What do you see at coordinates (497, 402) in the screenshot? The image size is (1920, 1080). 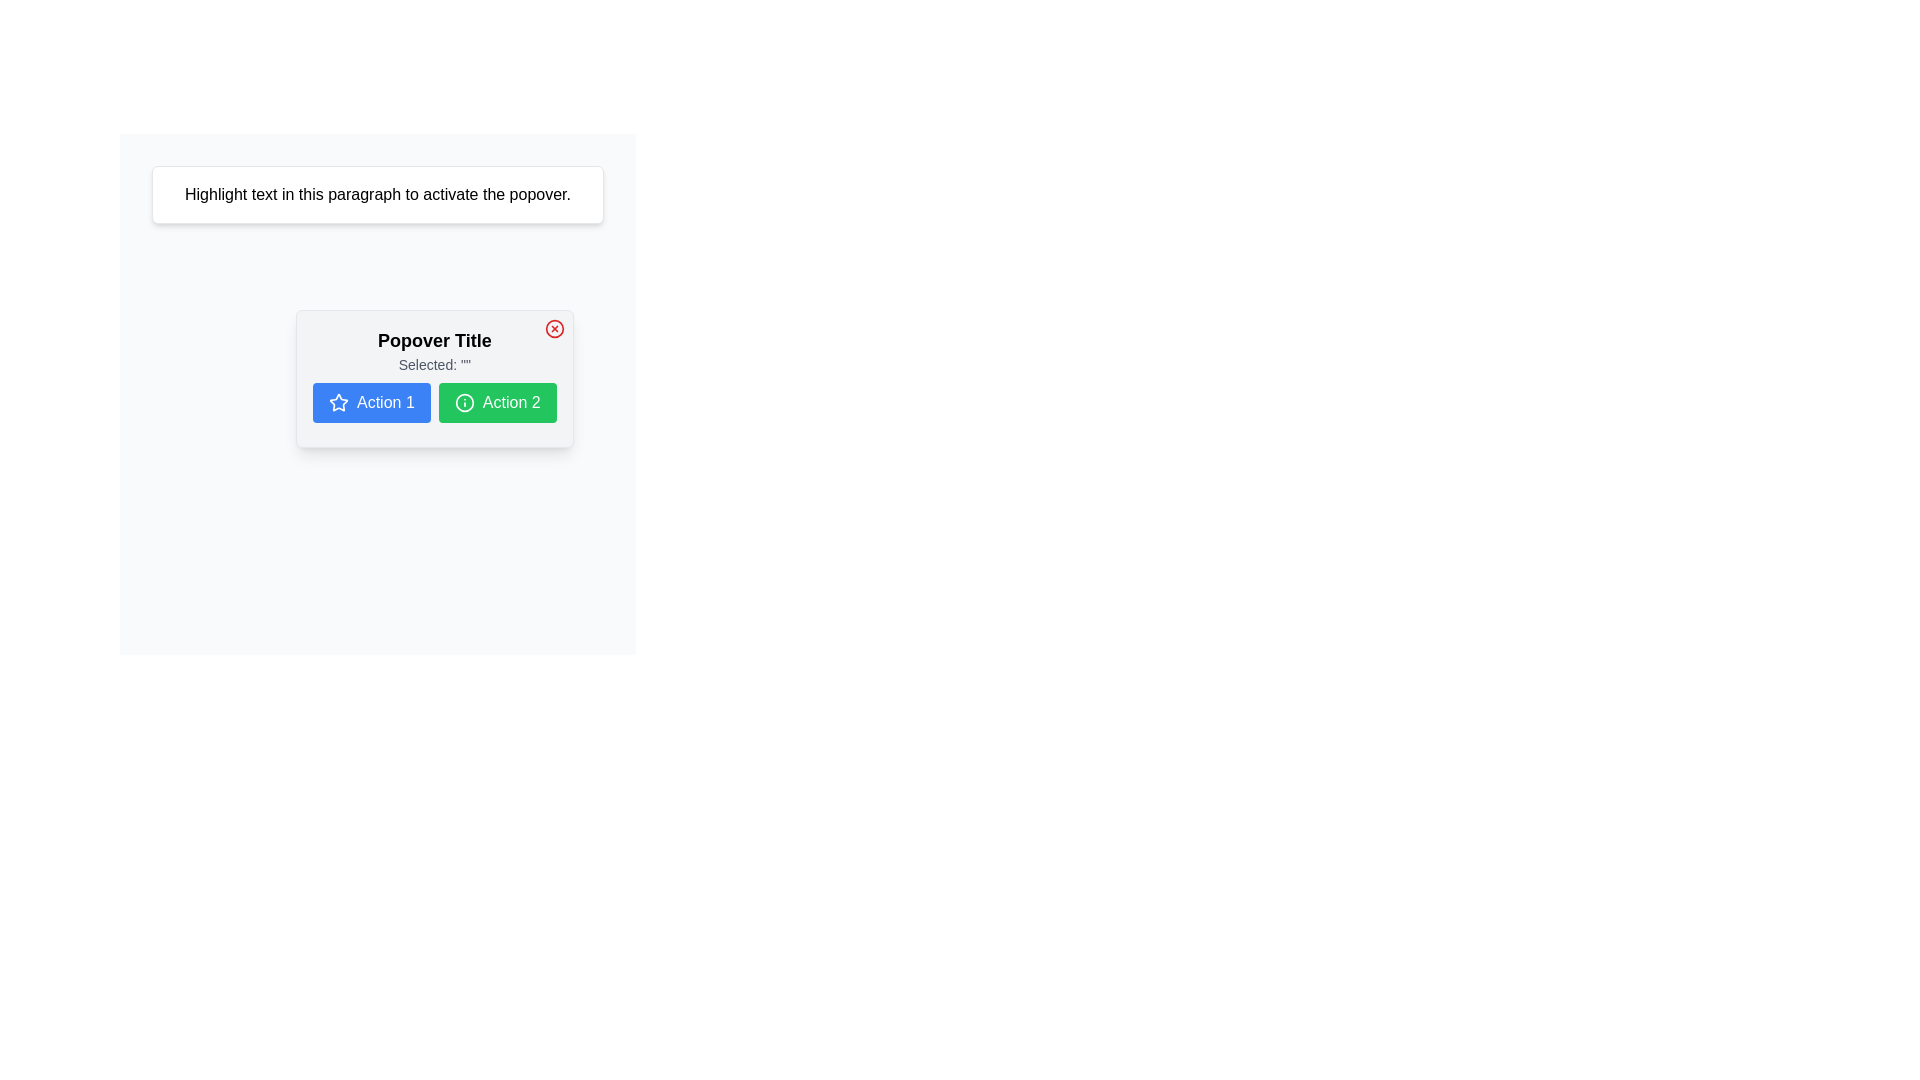 I see `the green button labeled 'Action 2' with an 'i' icon` at bounding box center [497, 402].